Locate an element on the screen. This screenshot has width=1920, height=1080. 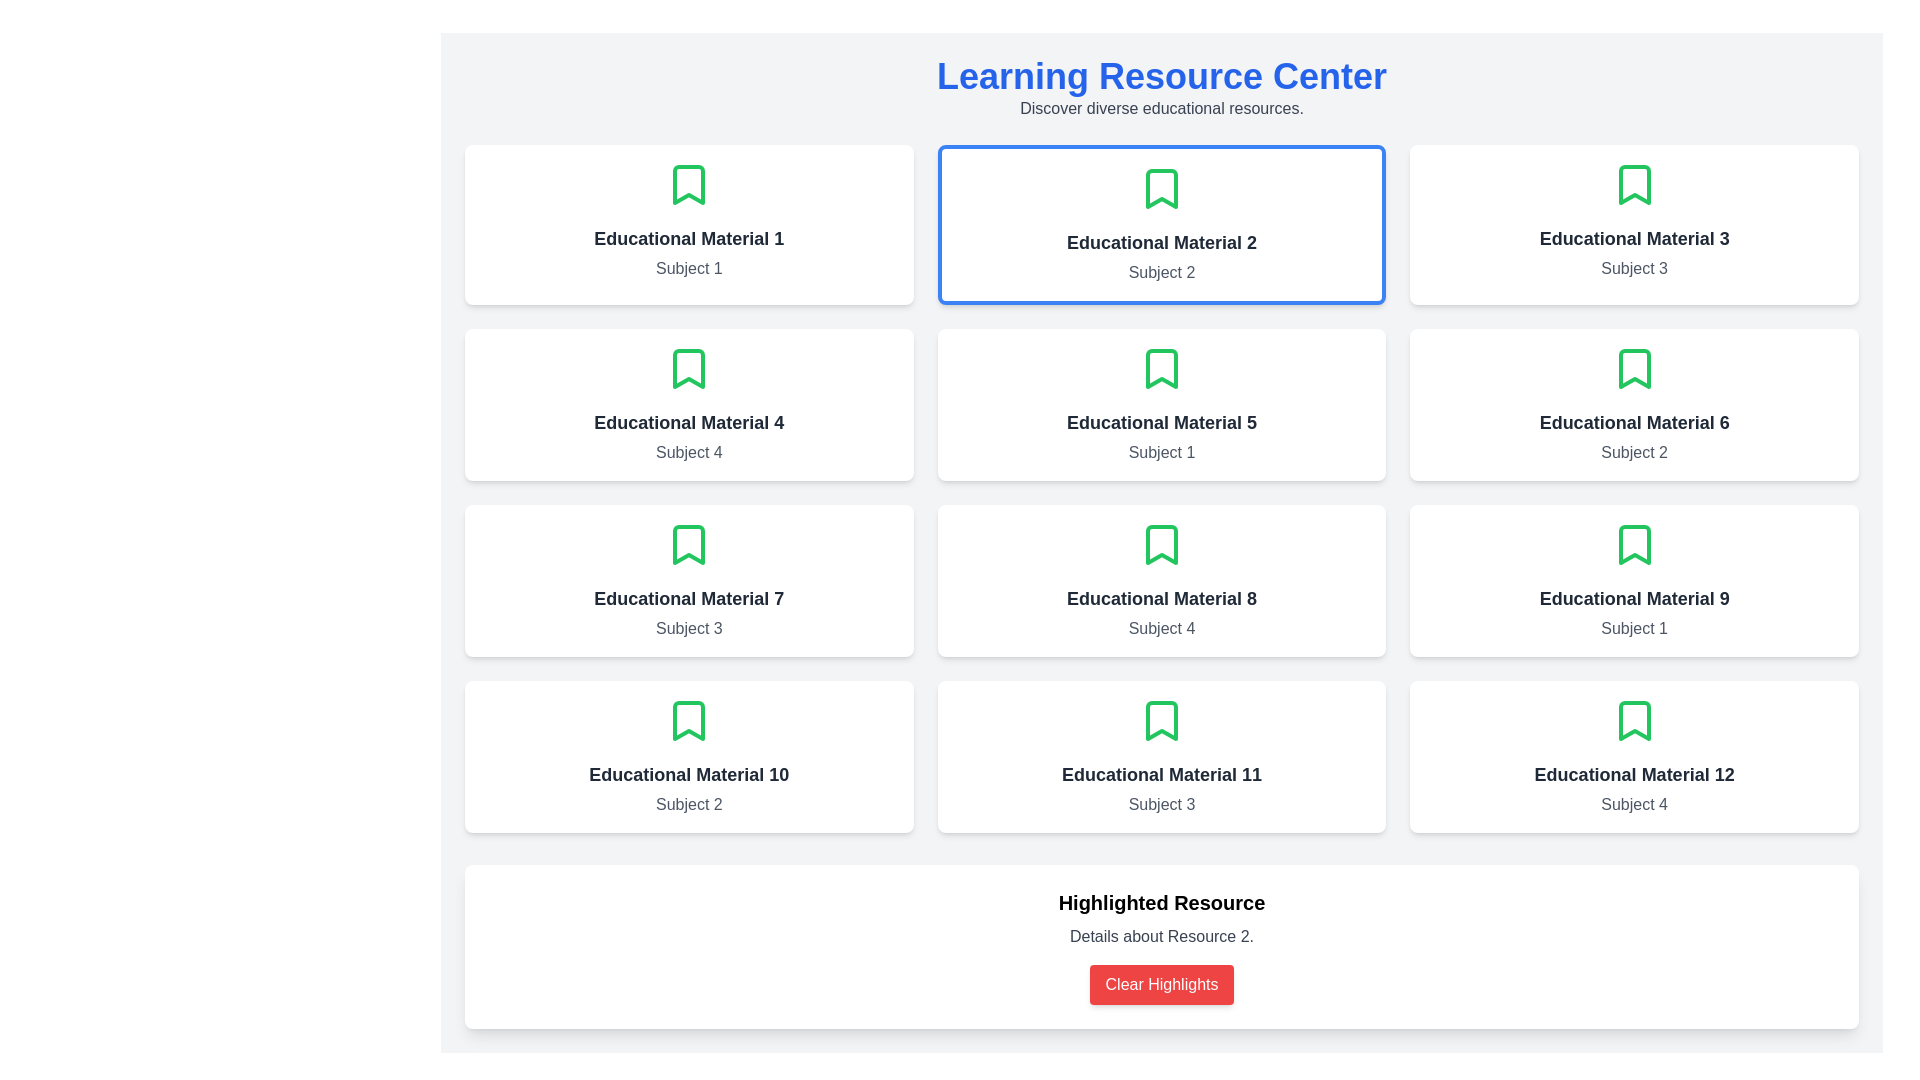
the card titled 'Educational Material 3' with a green bookmark icon at the top center, located in the top-right corner of the grid layout is located at coordinates (1634, 224).